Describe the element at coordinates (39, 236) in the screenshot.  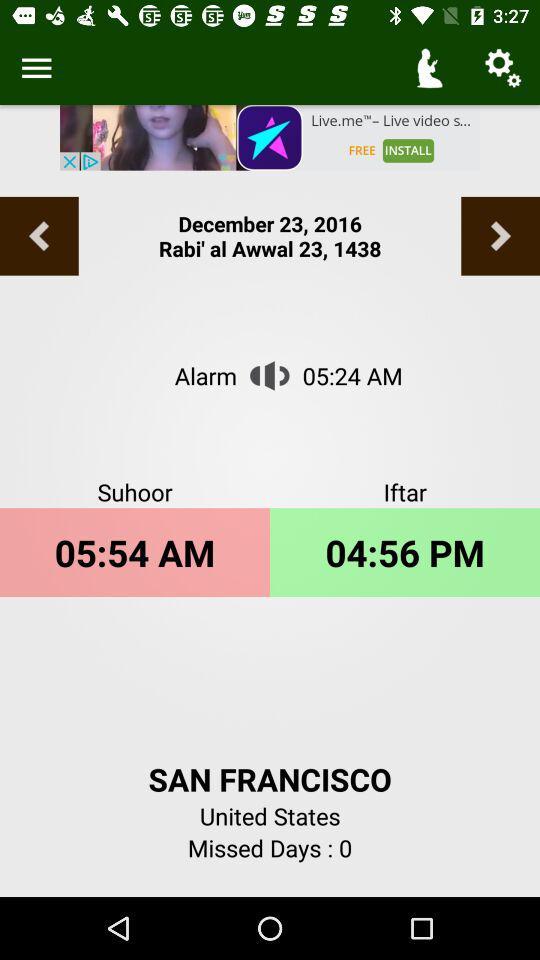
I see `previous` at that location.